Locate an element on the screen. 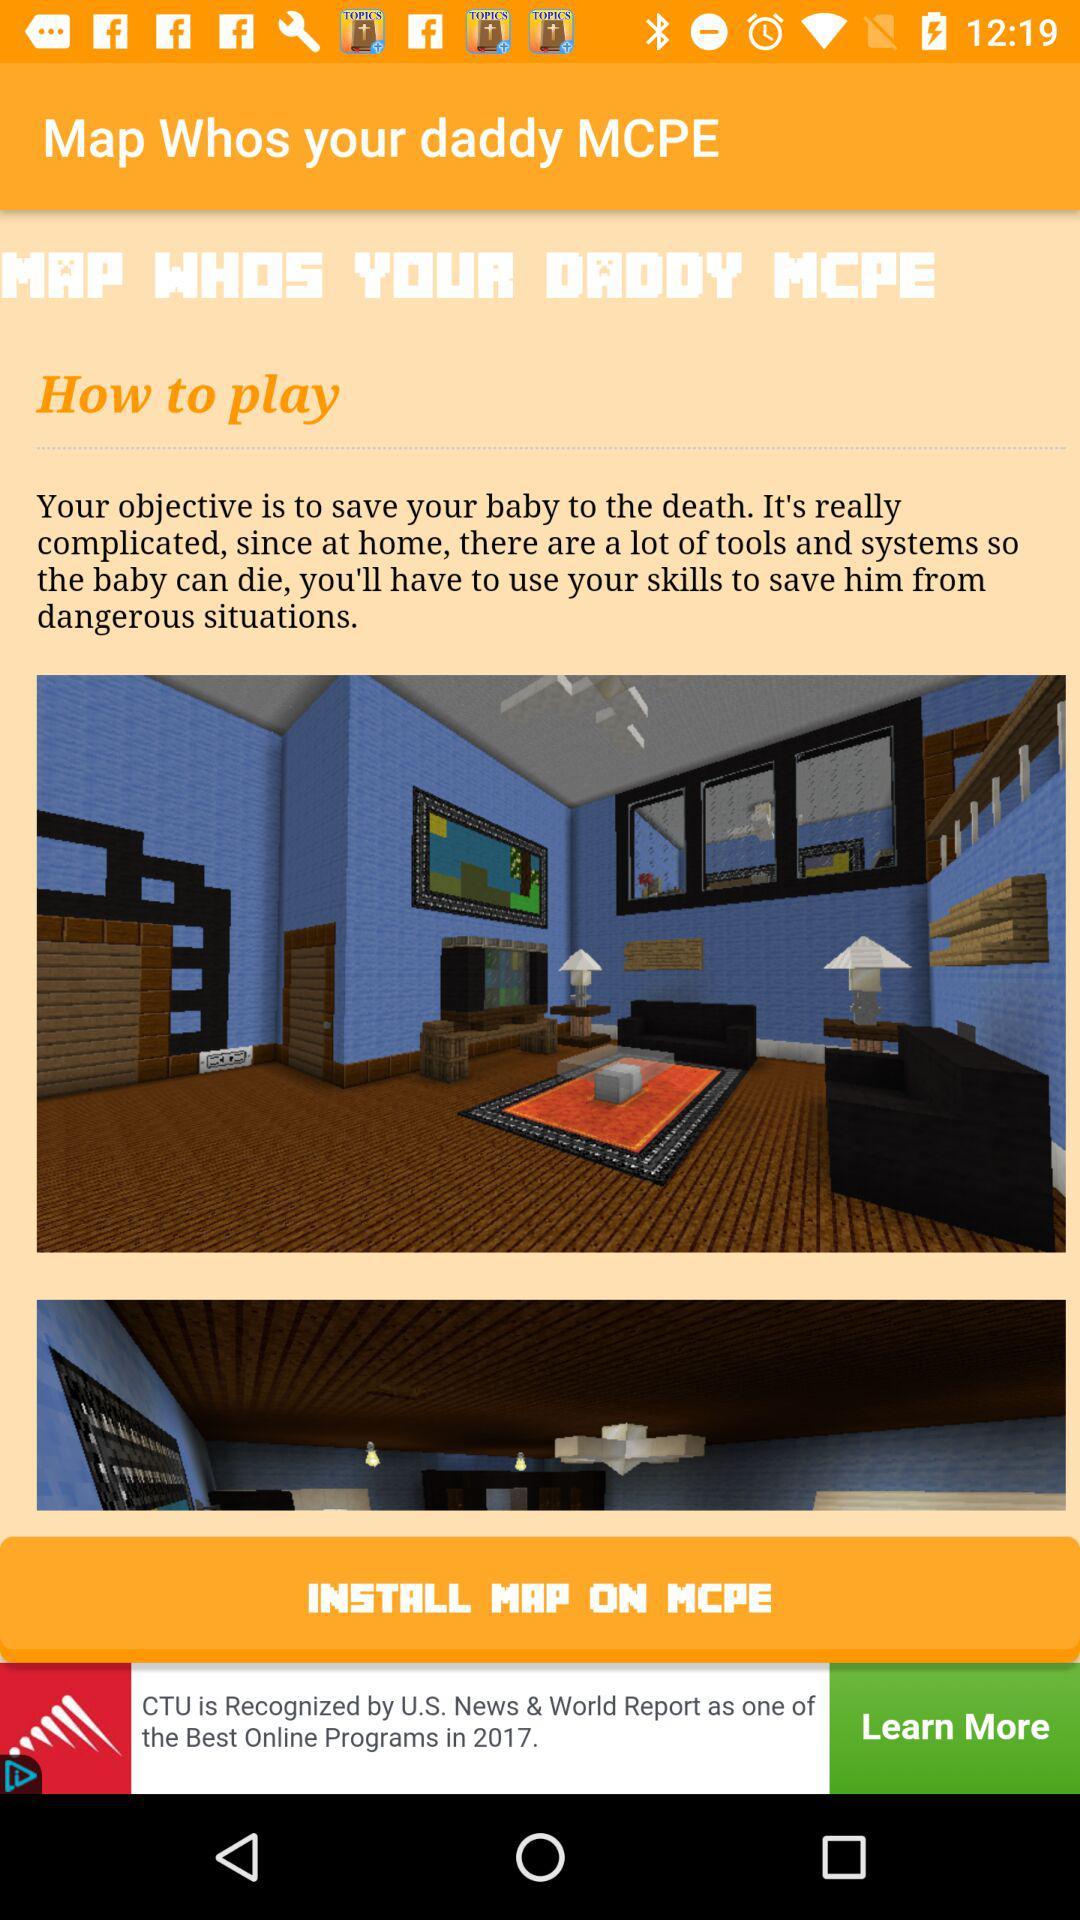 This screenshot has height=1920, width=1080. open advertisement is located at coordinates (540, 1727).